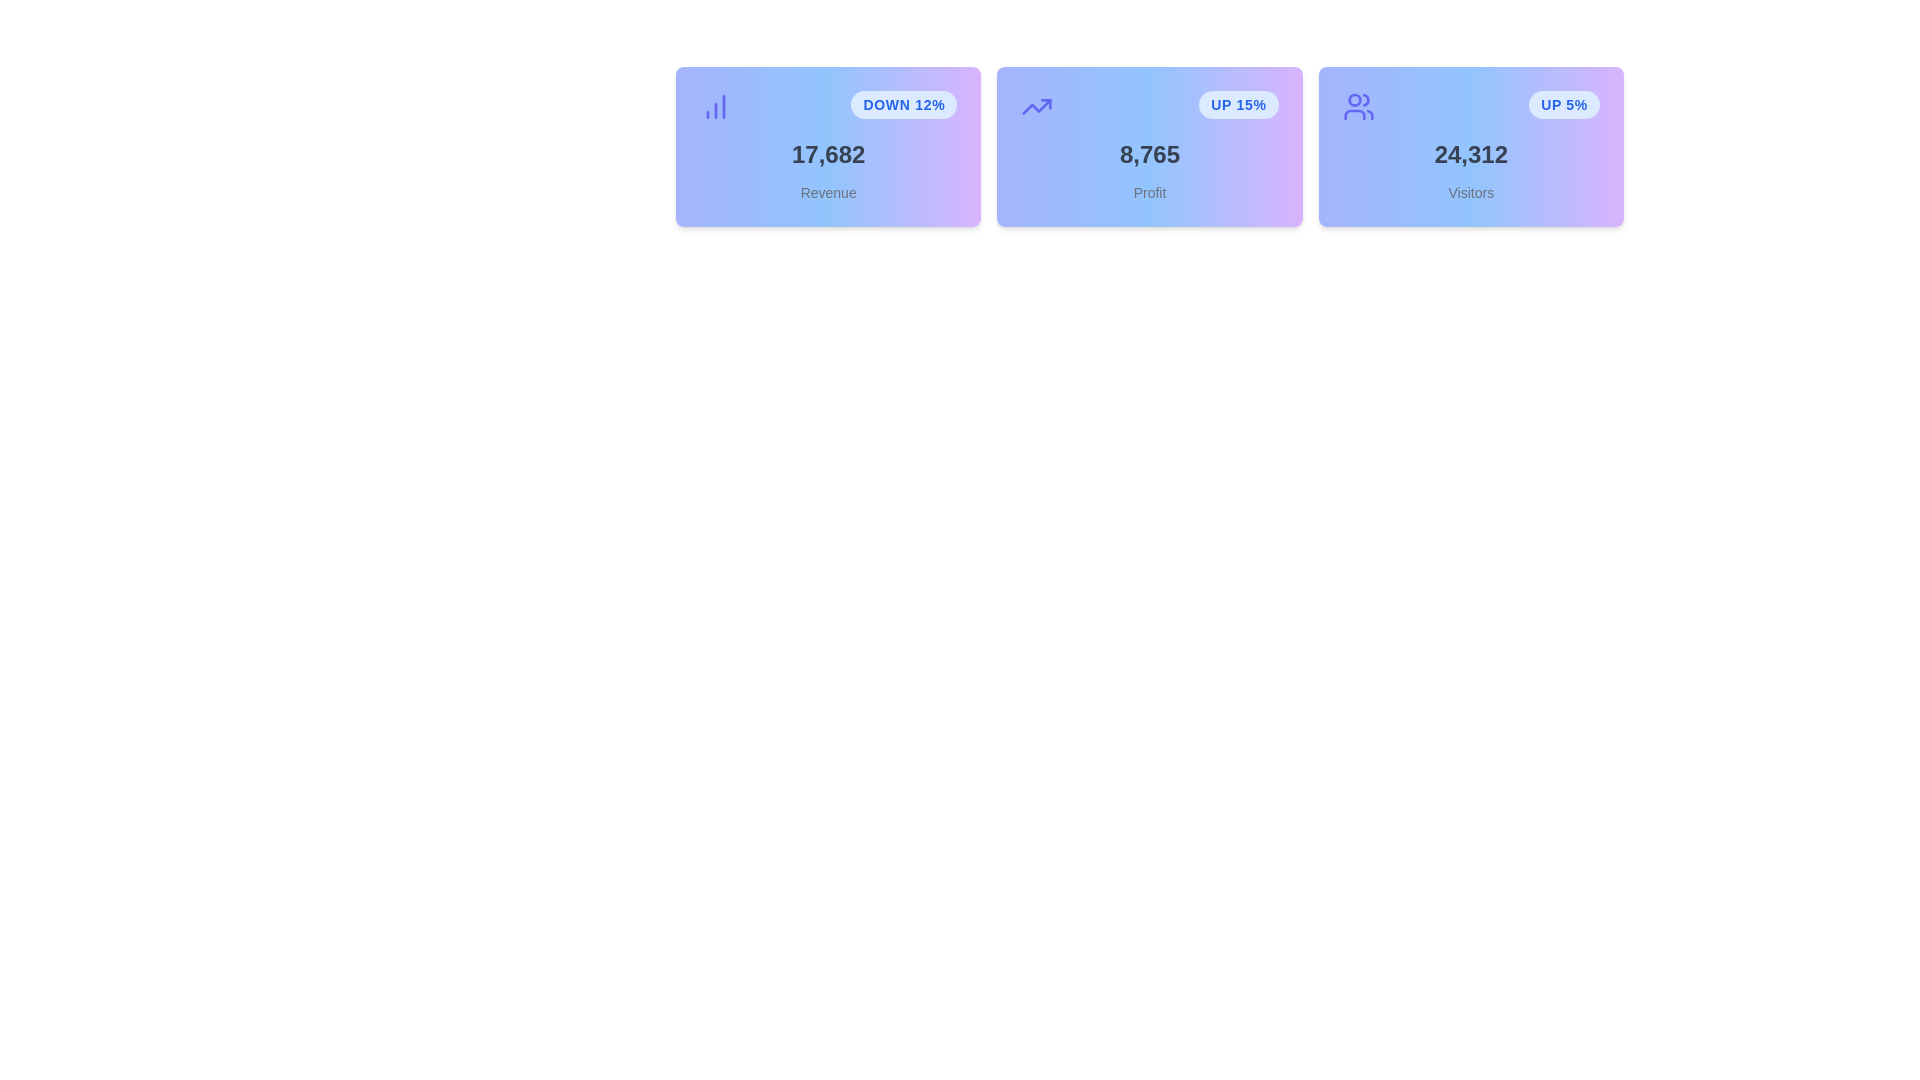 This screenshot has width=1920, height=1080. What do you see at coordinates (1365, 100) in the screenshot?
I see `the user group icon located at the top-right portion of the icon, represented by a small circular section` at bounding box center [1365, 100].